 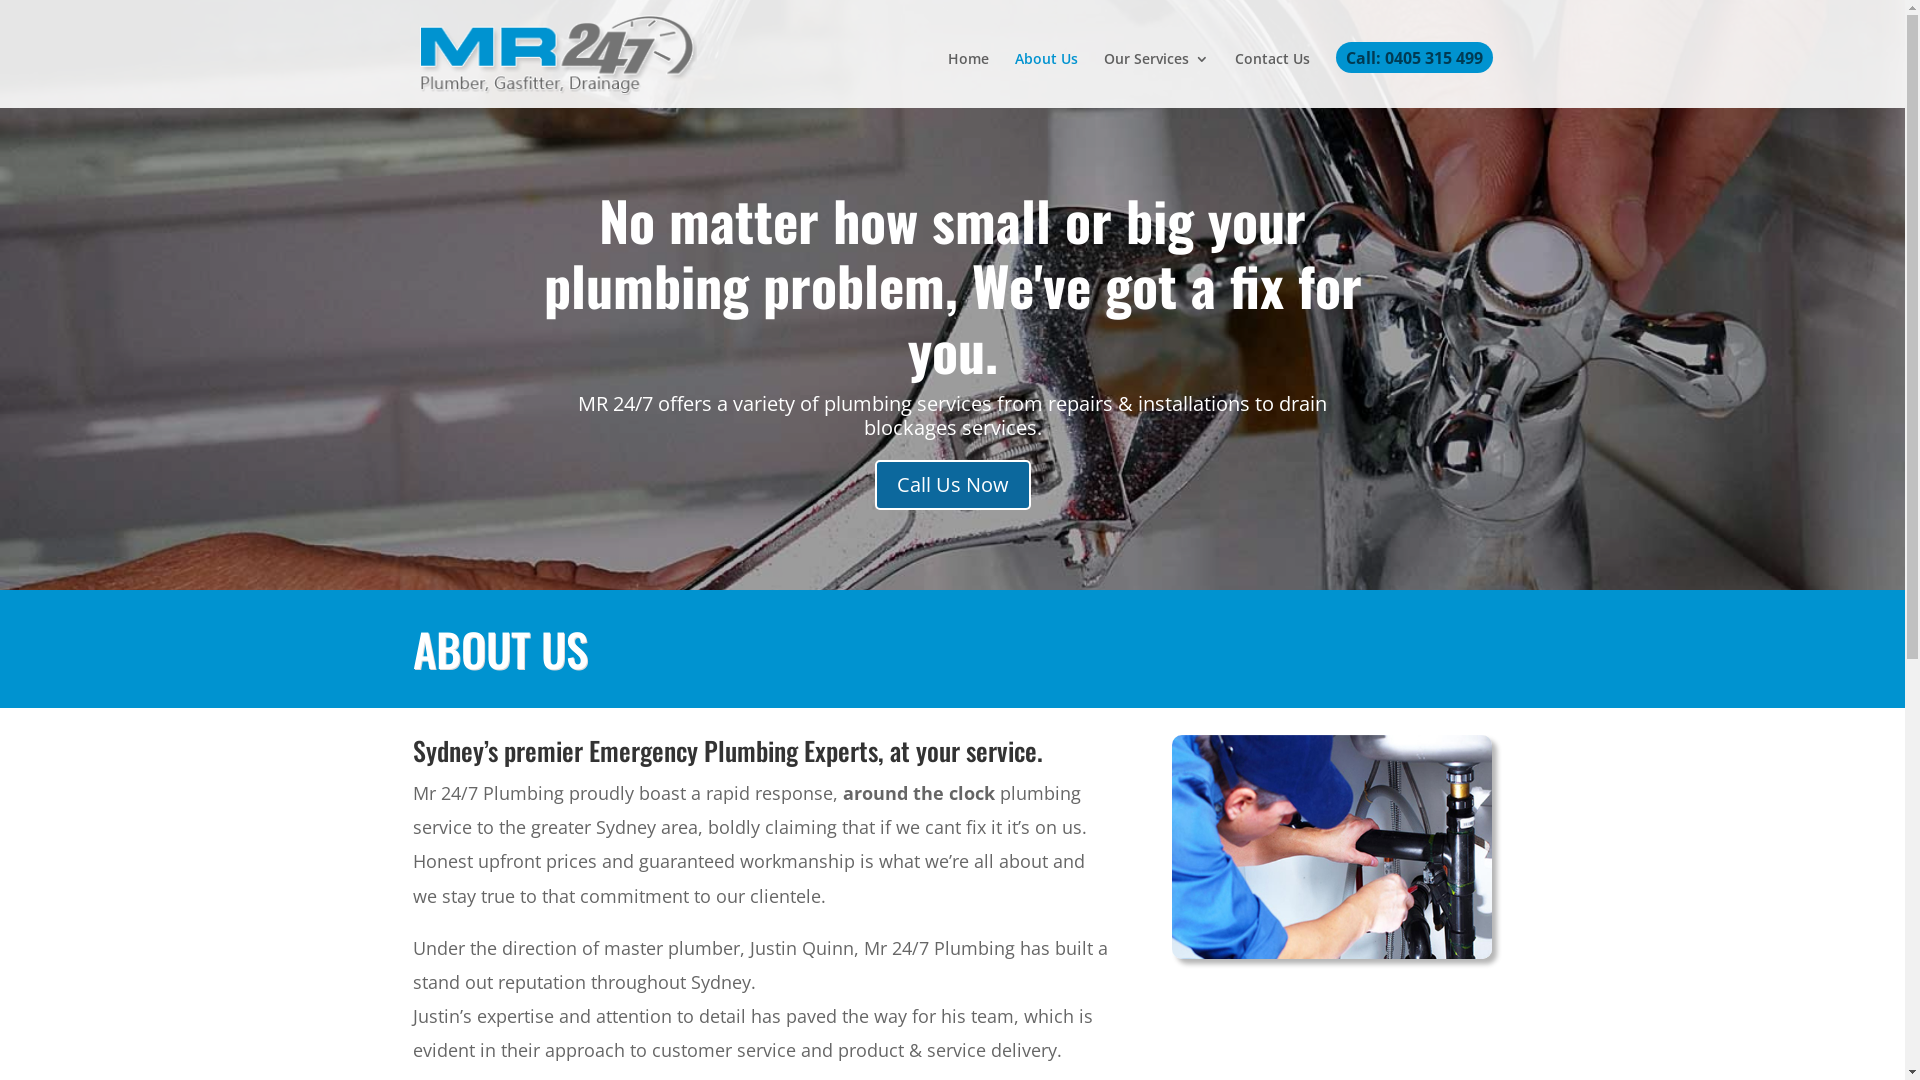 I want to click on 'Contact Us', so click(x=1270, y=79).